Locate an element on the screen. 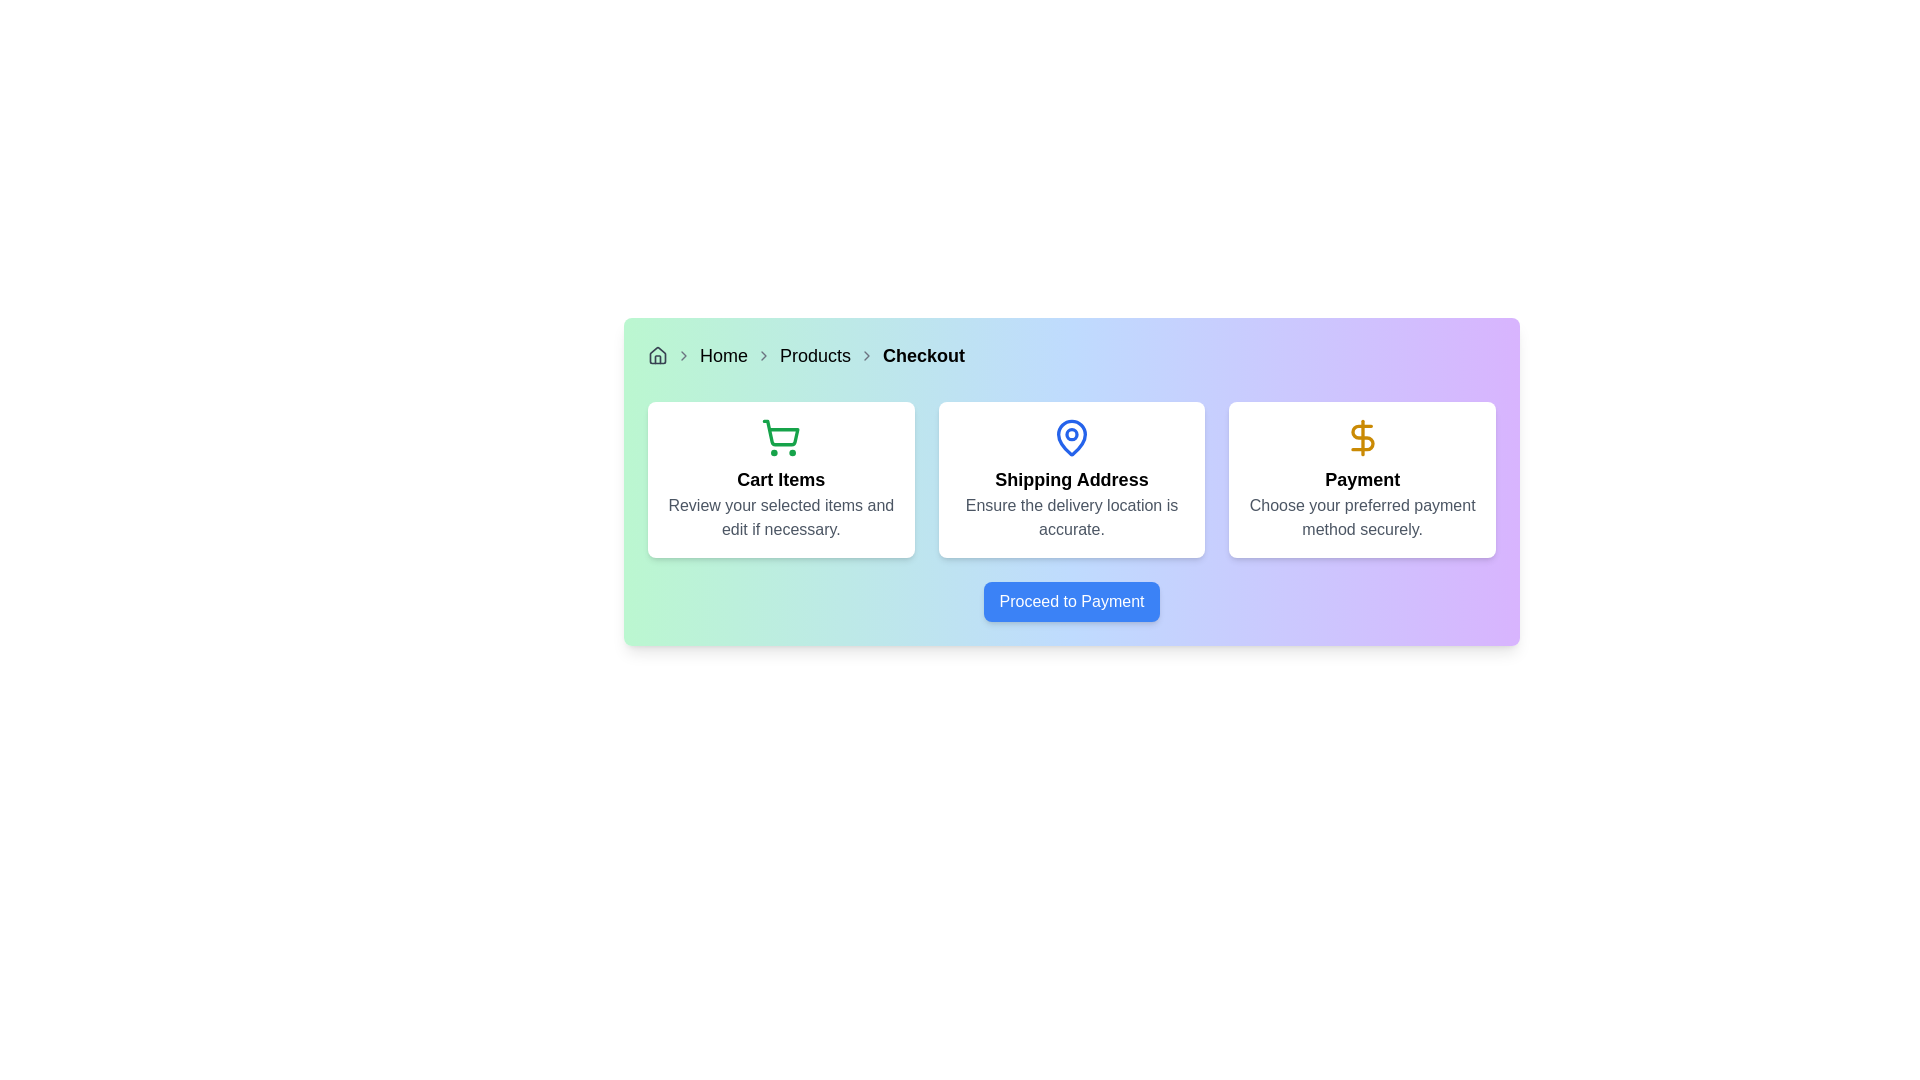 The width and height of the screenshot is (1920, 1080). the section containing three cards labeled 'Cart Items', 'Shipping Address', and 'Payment' to observe any hover effects is located at coordinates (1070, 479).